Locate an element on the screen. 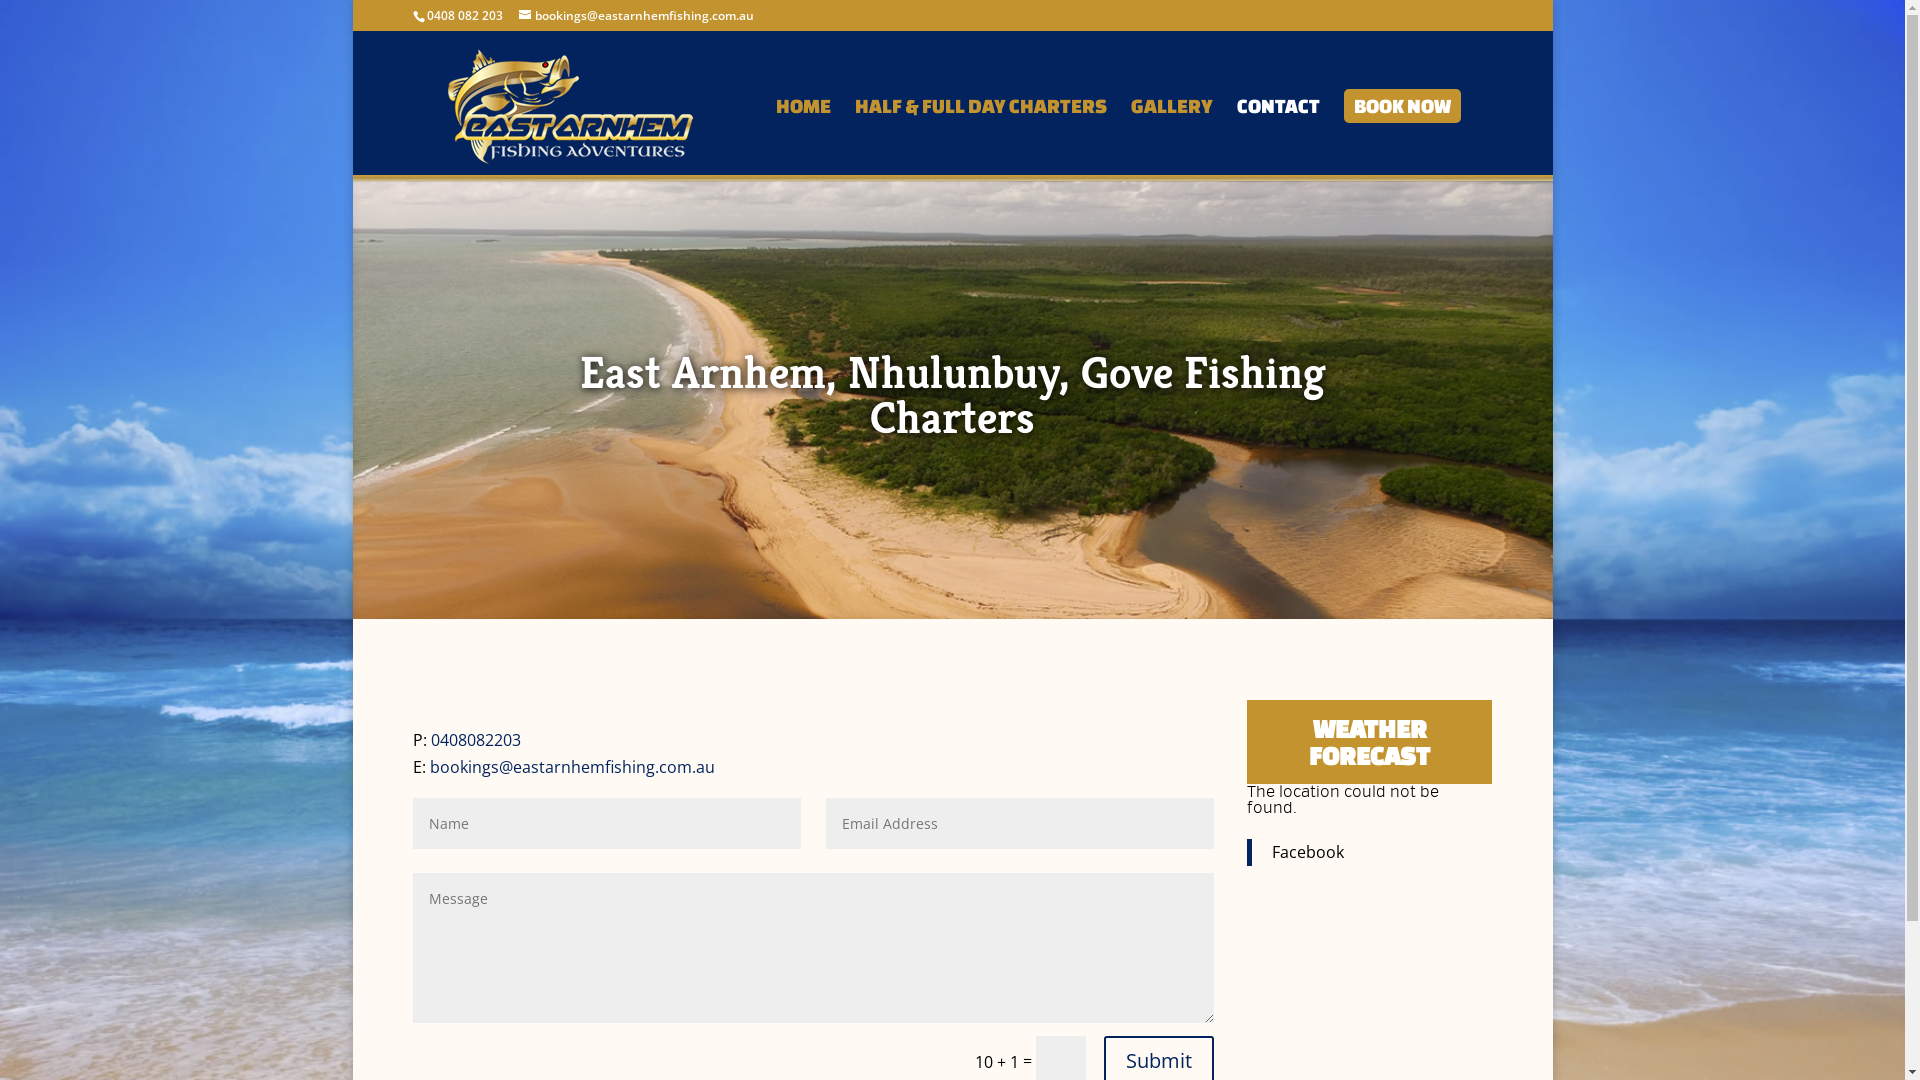  'BOOK NOW' is located at coordinates (1401, 135).